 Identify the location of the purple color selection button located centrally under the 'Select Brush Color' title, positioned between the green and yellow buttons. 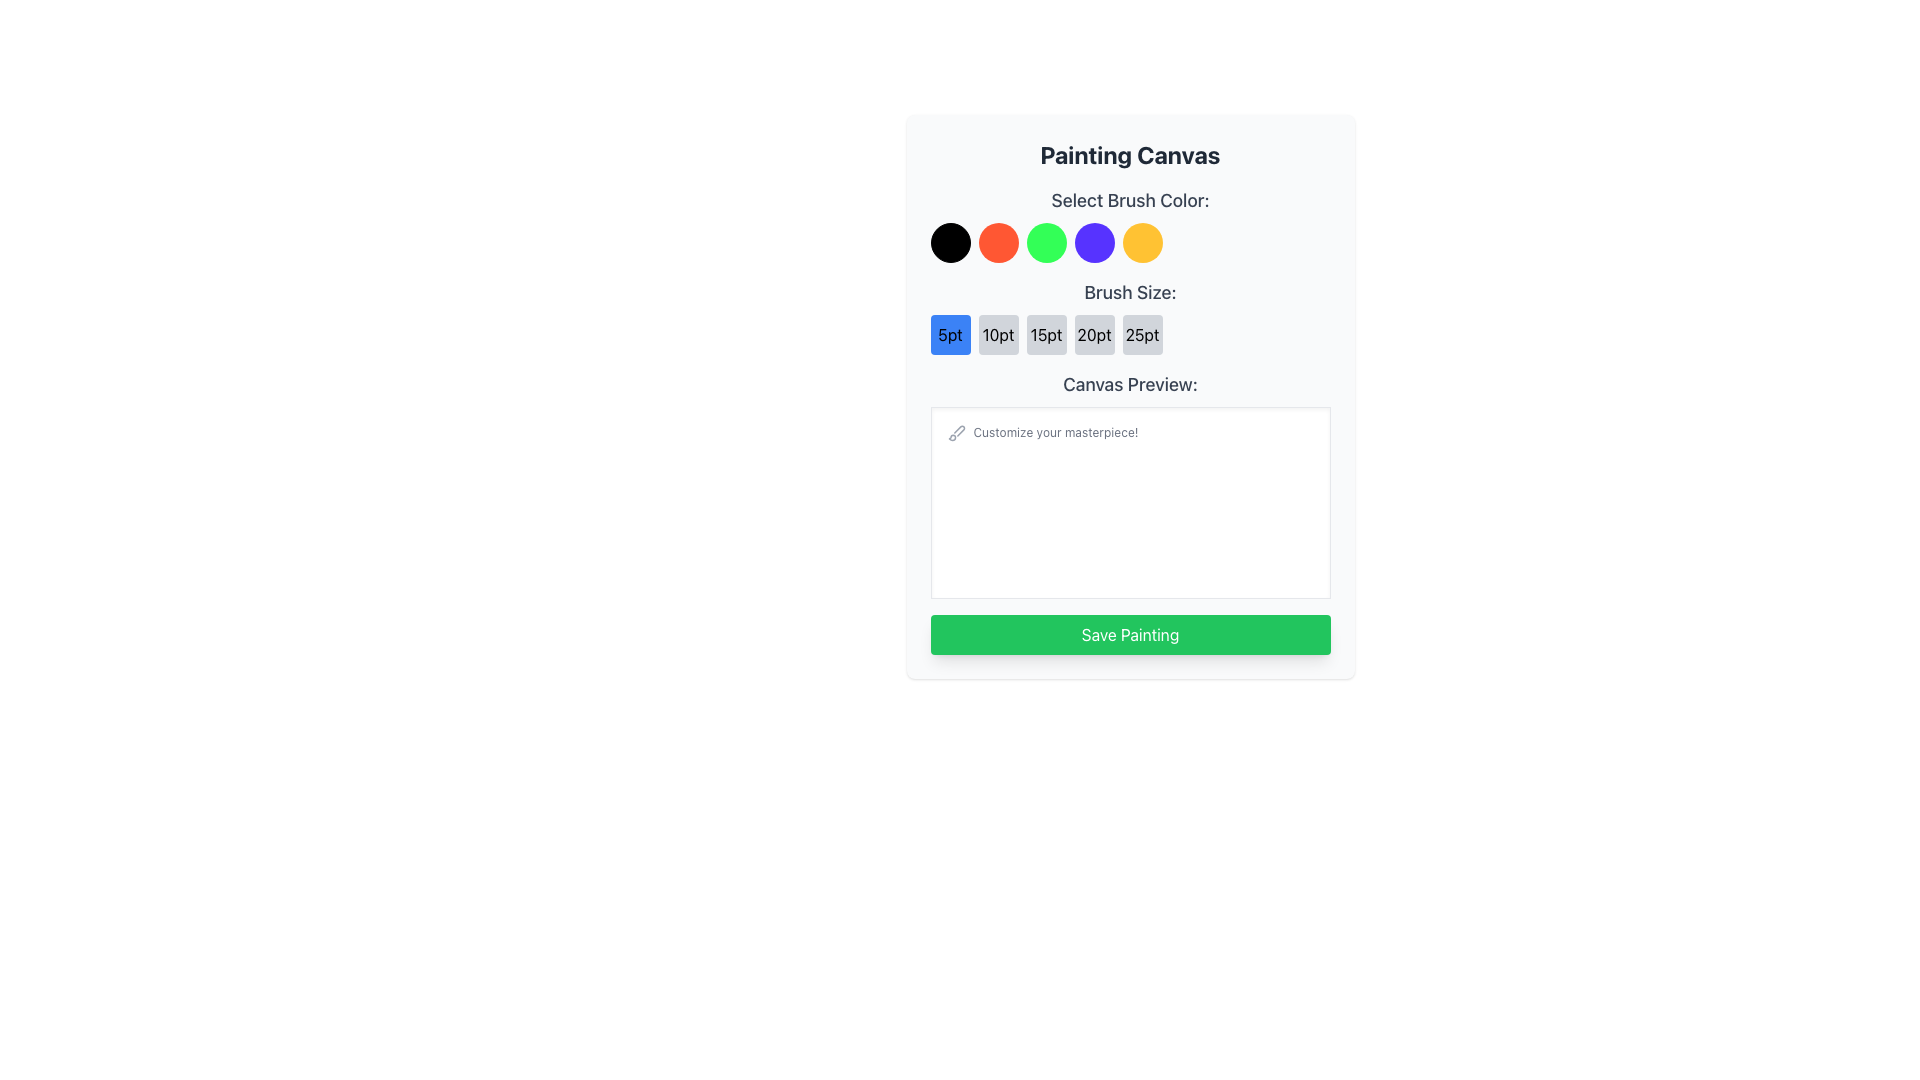
(1093, 242).